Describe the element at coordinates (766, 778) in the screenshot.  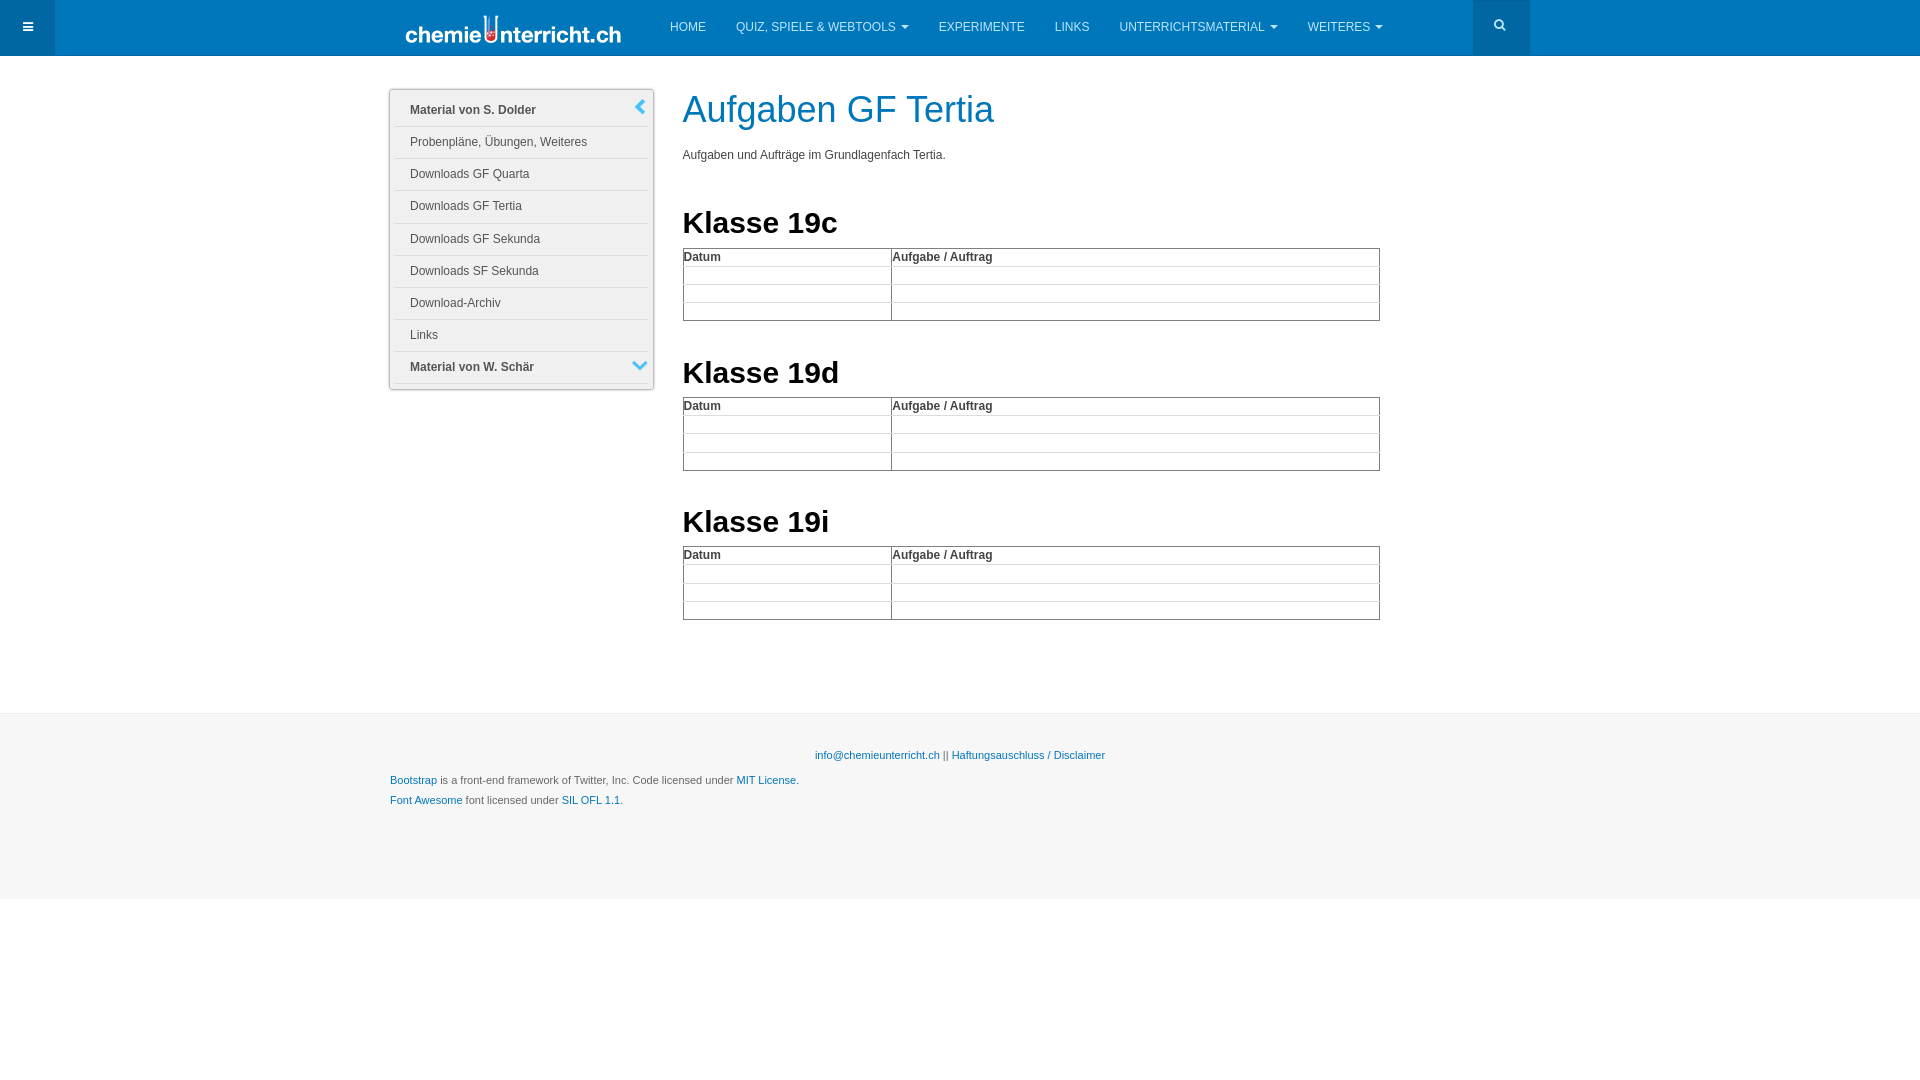
I see `'MIT License.'` at that location.